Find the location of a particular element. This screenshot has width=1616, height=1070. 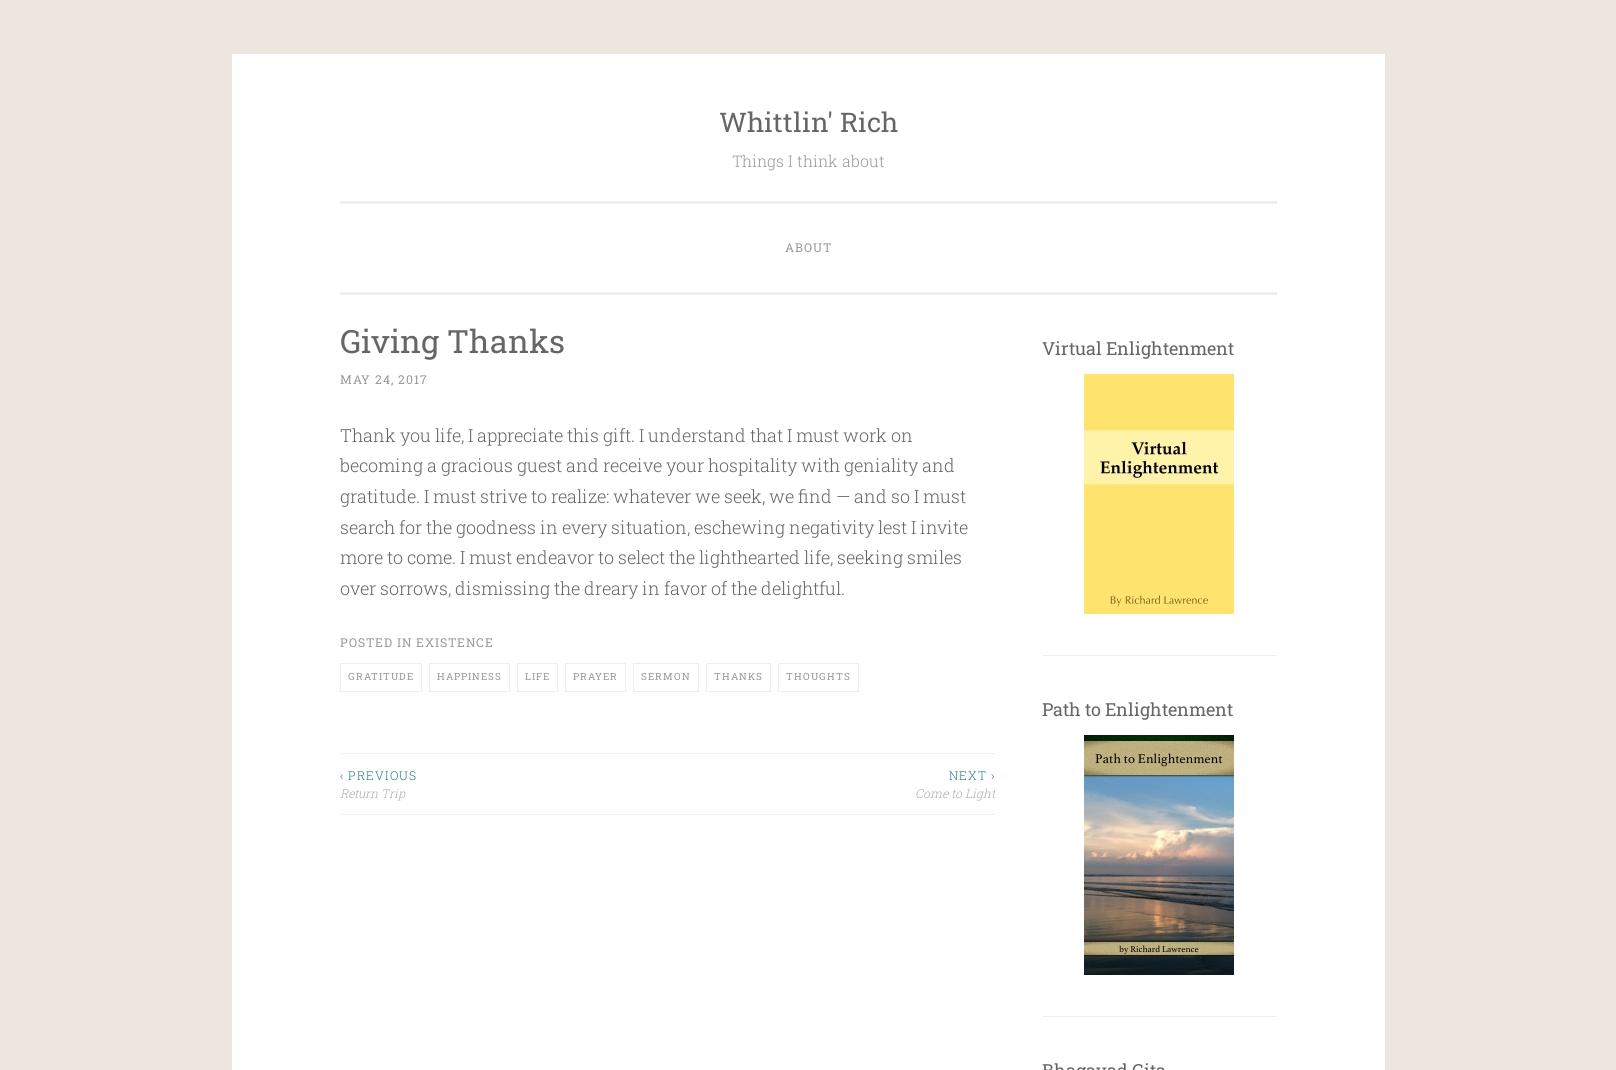

'About' is located at coordinates (806, 245).